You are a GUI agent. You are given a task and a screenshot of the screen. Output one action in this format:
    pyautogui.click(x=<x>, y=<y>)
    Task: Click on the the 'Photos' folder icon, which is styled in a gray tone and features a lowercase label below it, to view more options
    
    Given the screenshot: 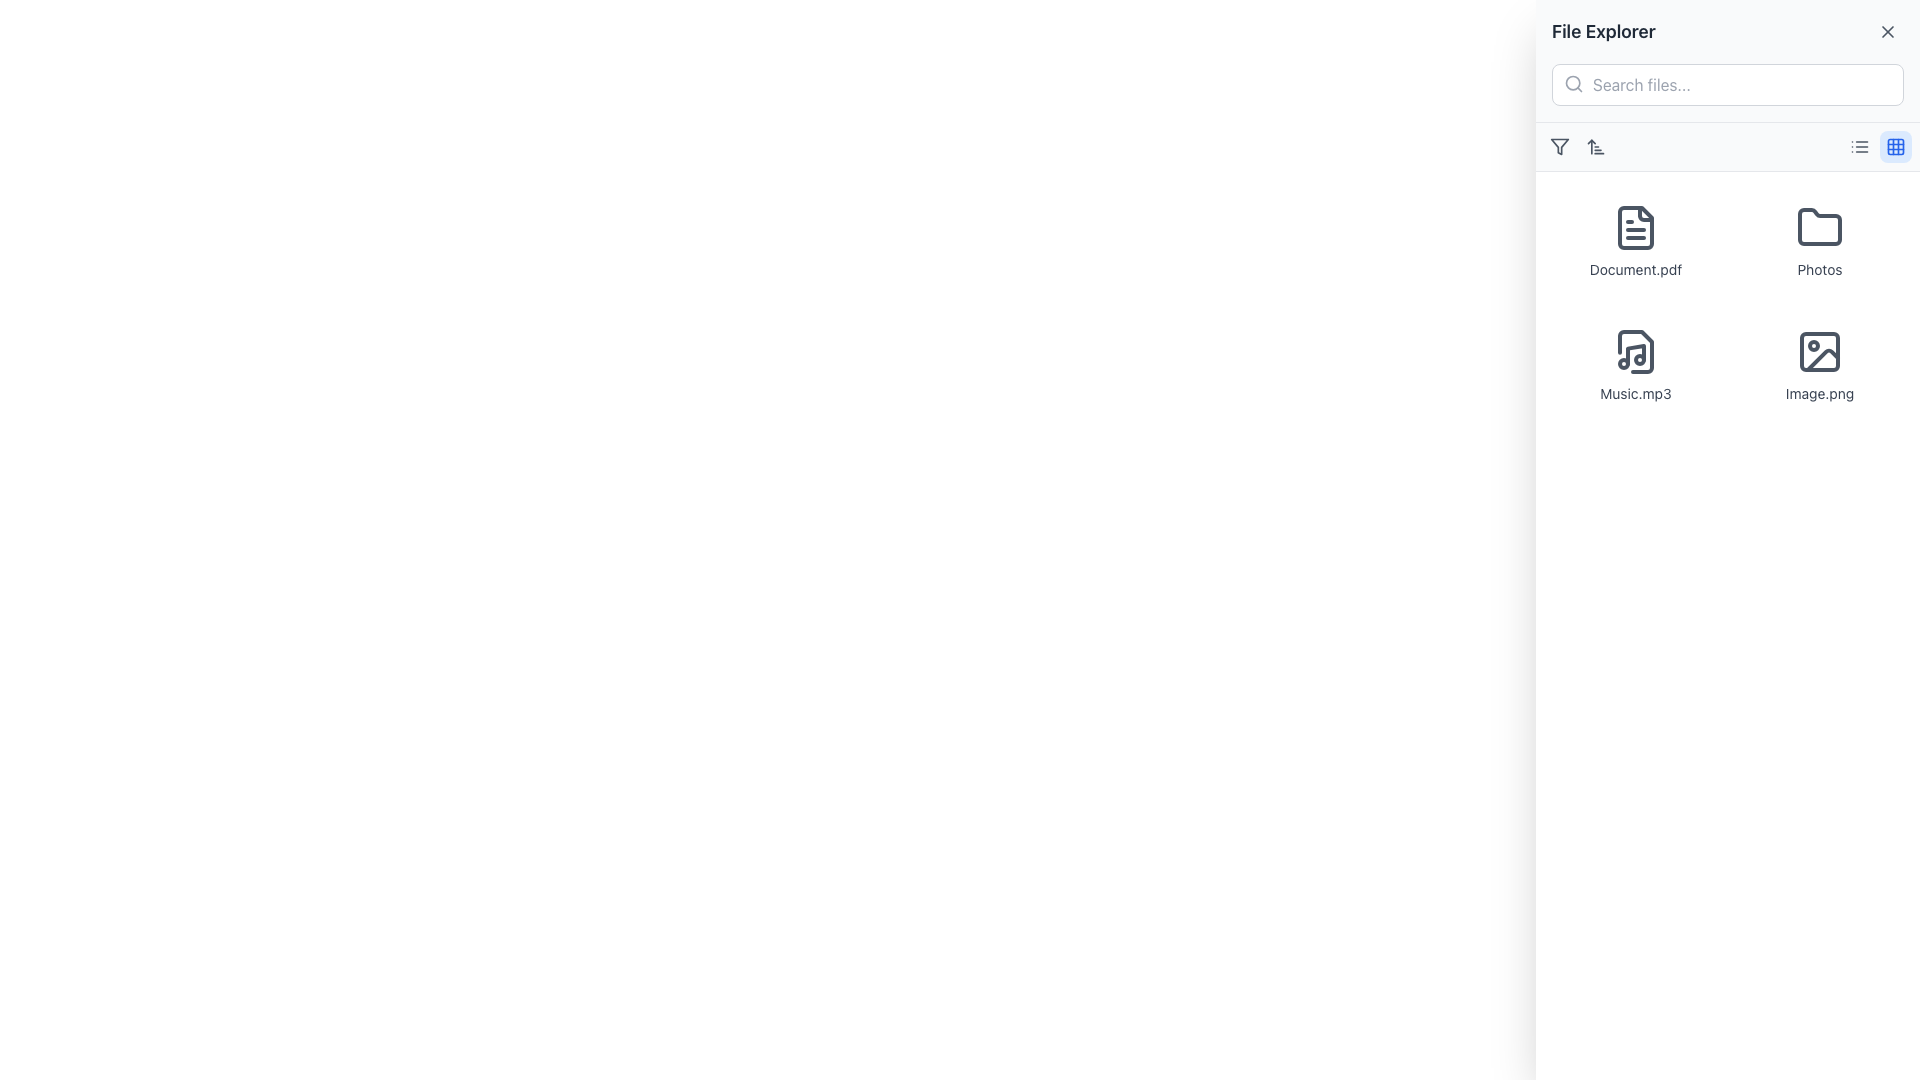 What is the action you would take?
    pyautogui.click(x=1819, y=241)
    